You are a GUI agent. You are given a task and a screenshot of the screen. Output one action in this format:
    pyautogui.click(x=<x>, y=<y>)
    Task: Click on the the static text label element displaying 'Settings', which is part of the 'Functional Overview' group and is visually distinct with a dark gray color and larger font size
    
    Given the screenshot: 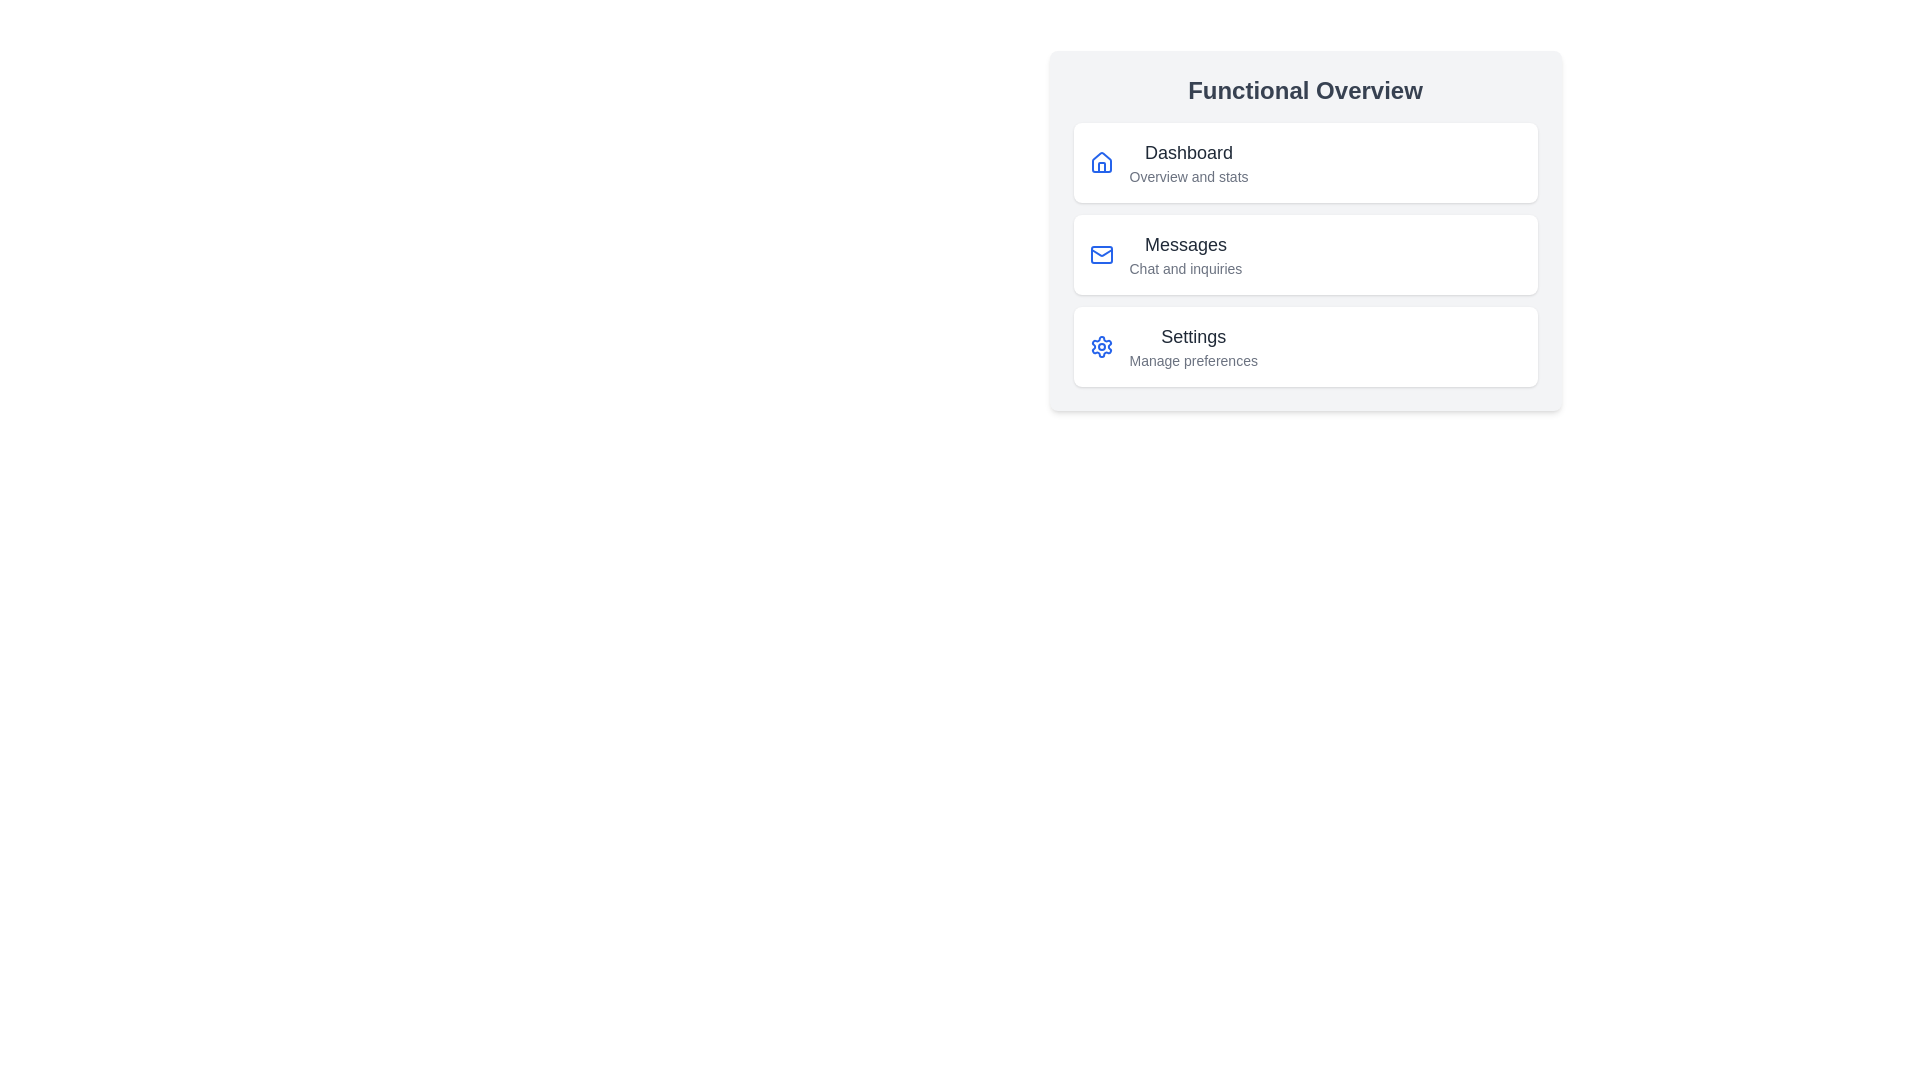 What is the action you would take?
    pyautogui.click(x=1193, y=335)
    